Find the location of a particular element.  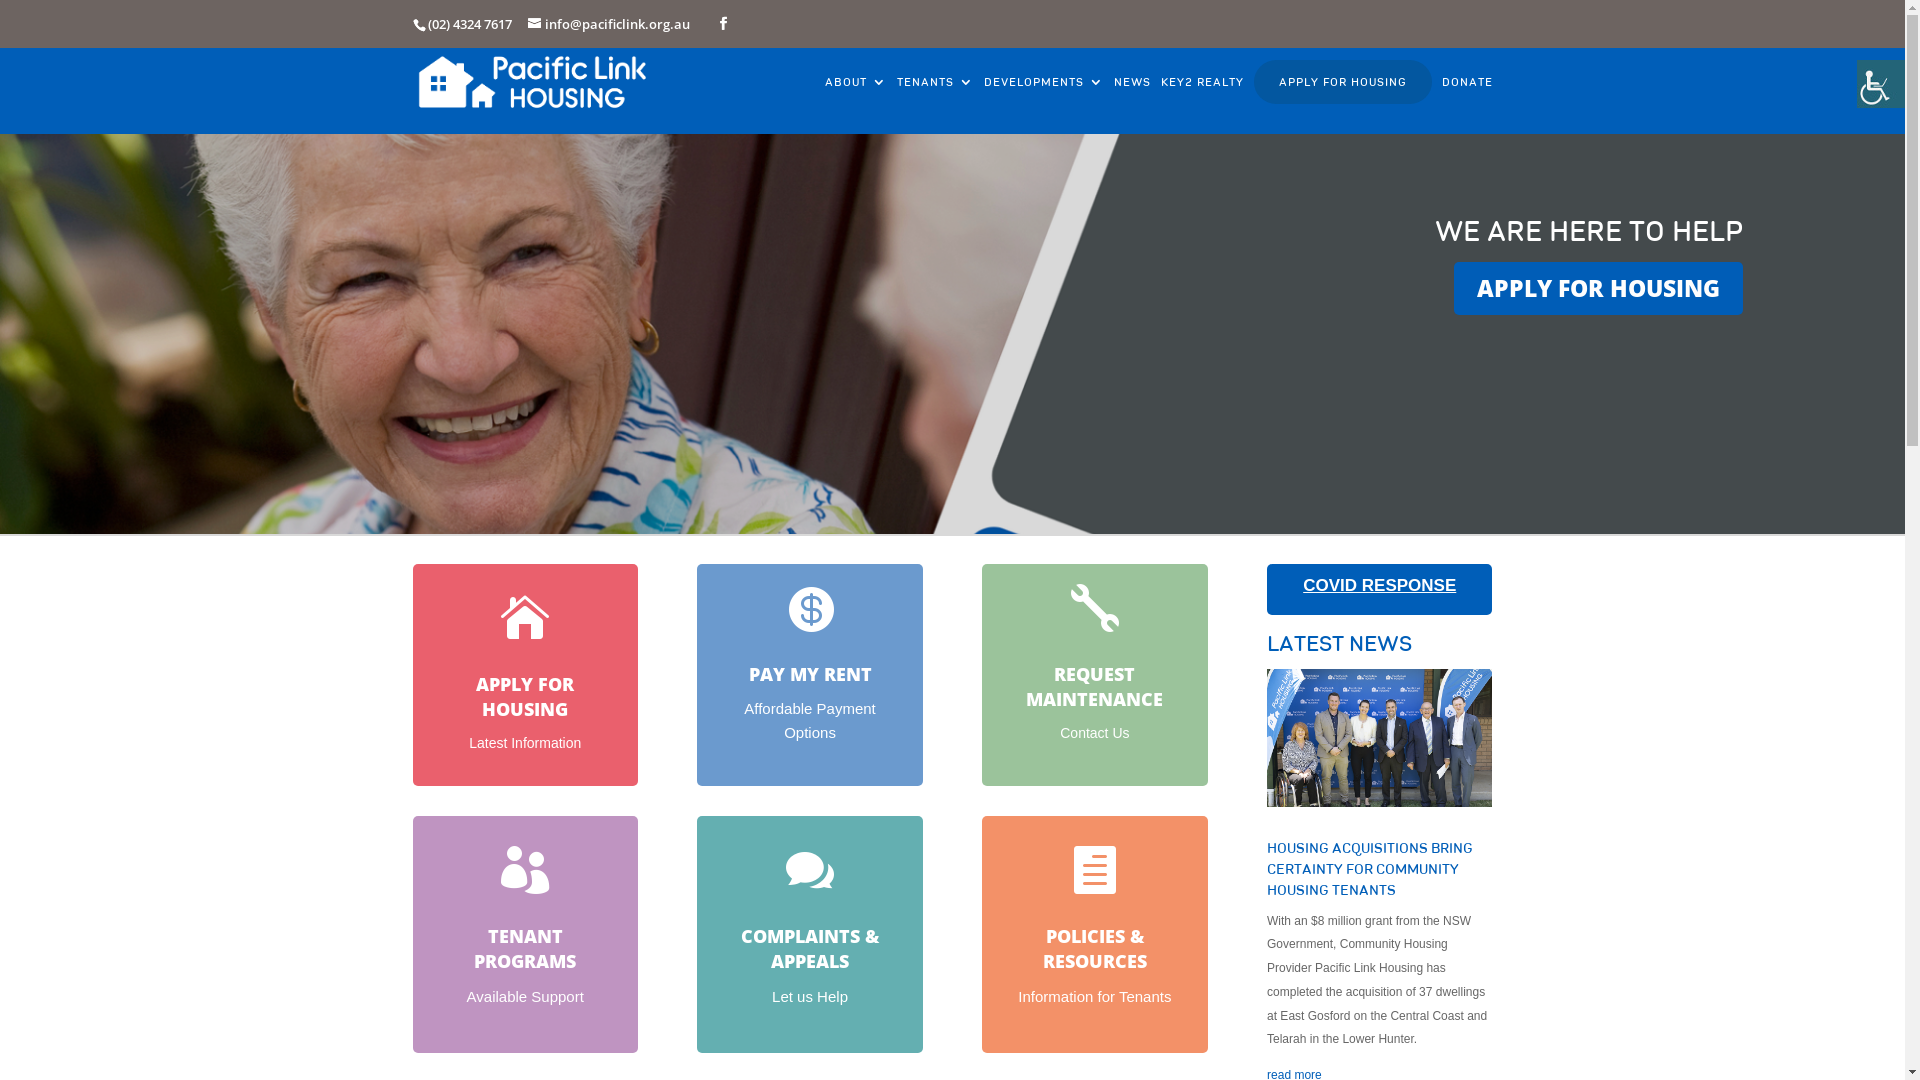

'info@pacificlink.org.au' is located at coordinates (528, 23).